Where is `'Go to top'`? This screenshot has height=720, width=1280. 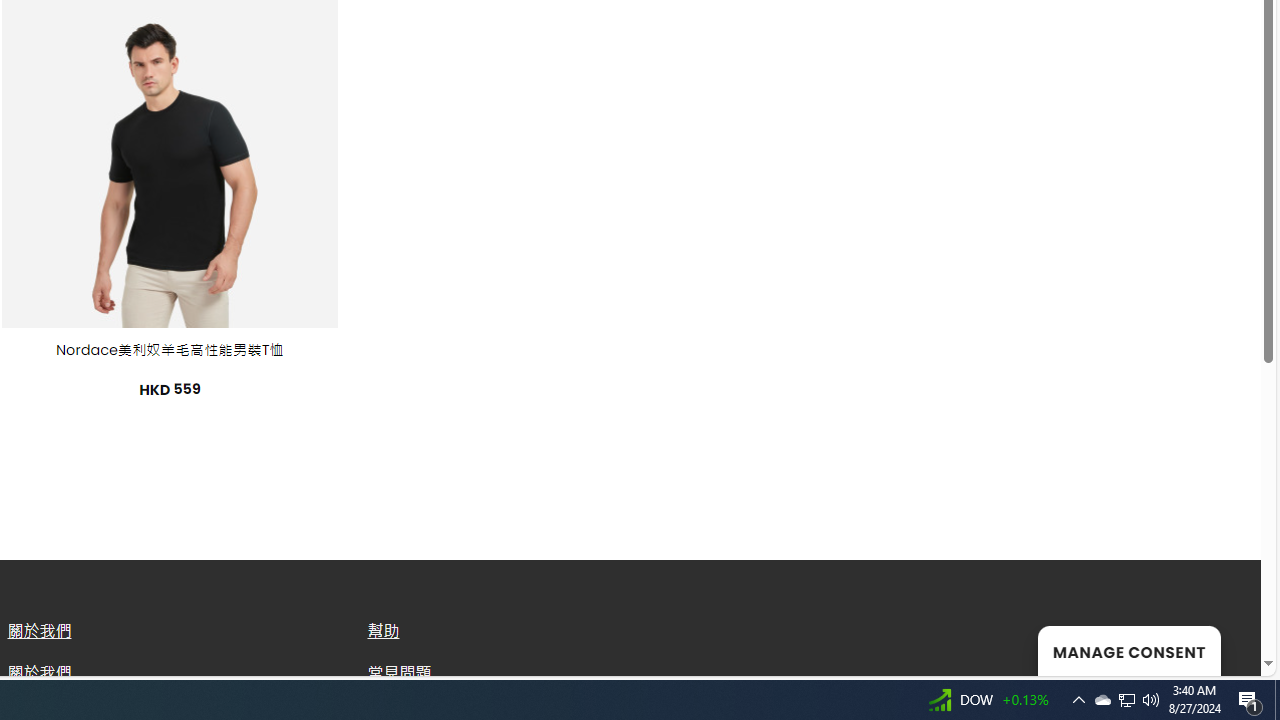
'Go to top' is located at coordinates (1219, 648).